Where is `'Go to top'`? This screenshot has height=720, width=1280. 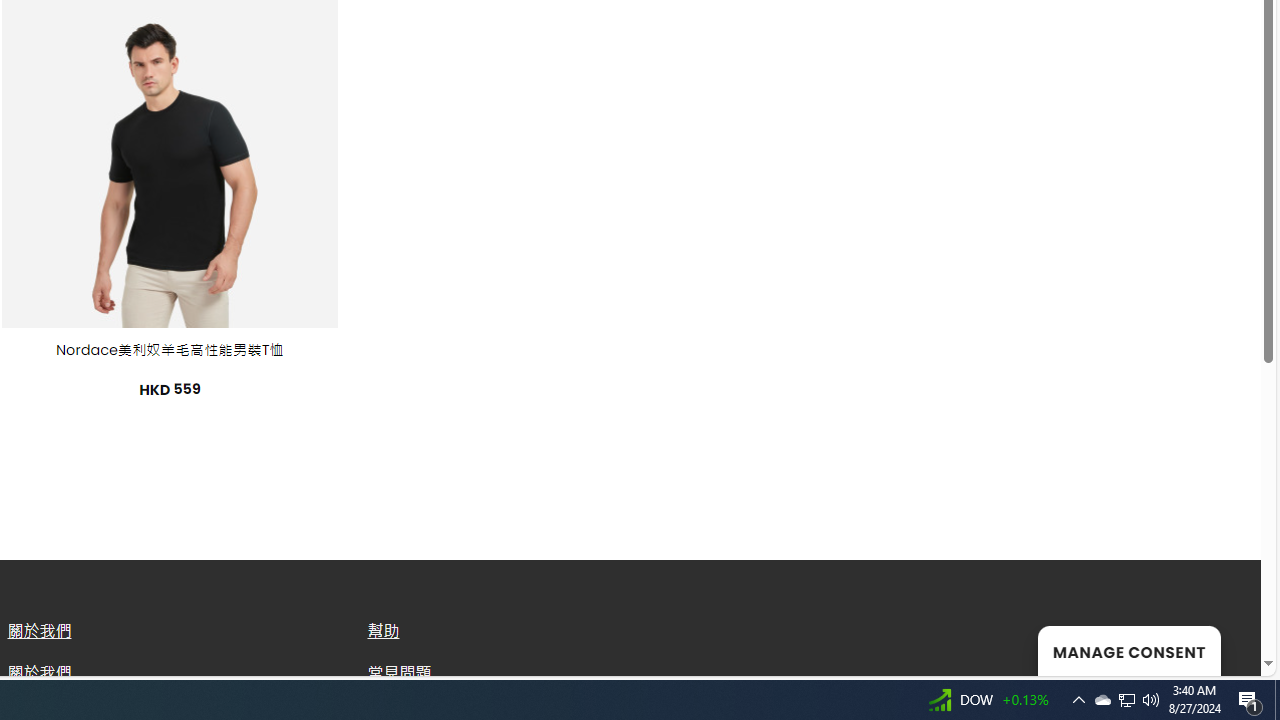
'Go to top' is located at coordinates (1219, 648).